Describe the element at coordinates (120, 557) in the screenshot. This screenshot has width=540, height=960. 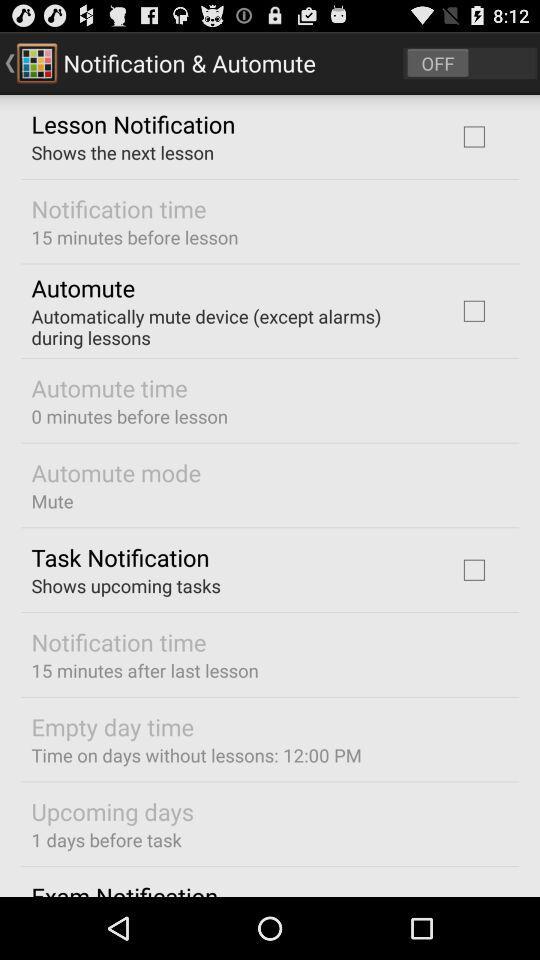
I see `the icon below mute` at that location.